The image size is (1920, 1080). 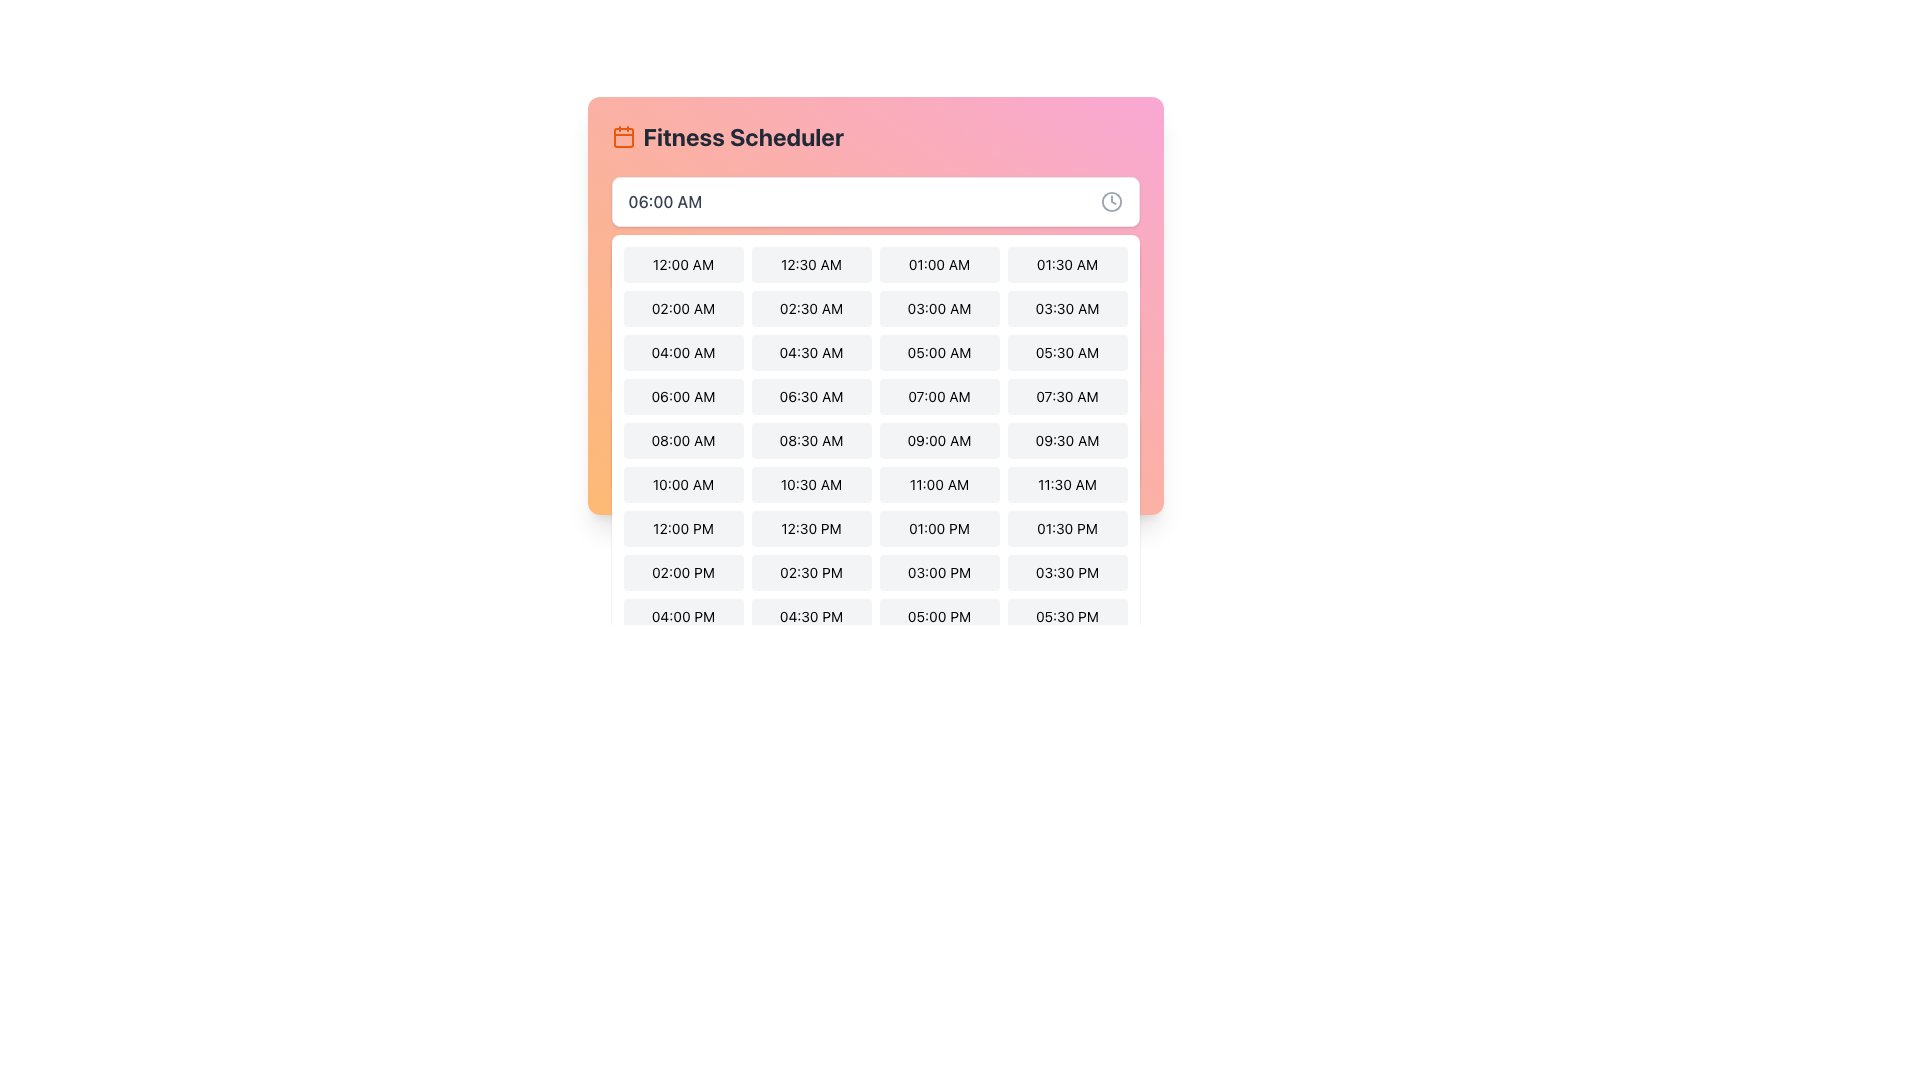 What do you see at coordinates (665, 201) in the screenshot?
I see `the static text displaying the currently selected time in the scheduler interface, which is aligned to the left side of the time selection input box` at bounding box center [665, 201].